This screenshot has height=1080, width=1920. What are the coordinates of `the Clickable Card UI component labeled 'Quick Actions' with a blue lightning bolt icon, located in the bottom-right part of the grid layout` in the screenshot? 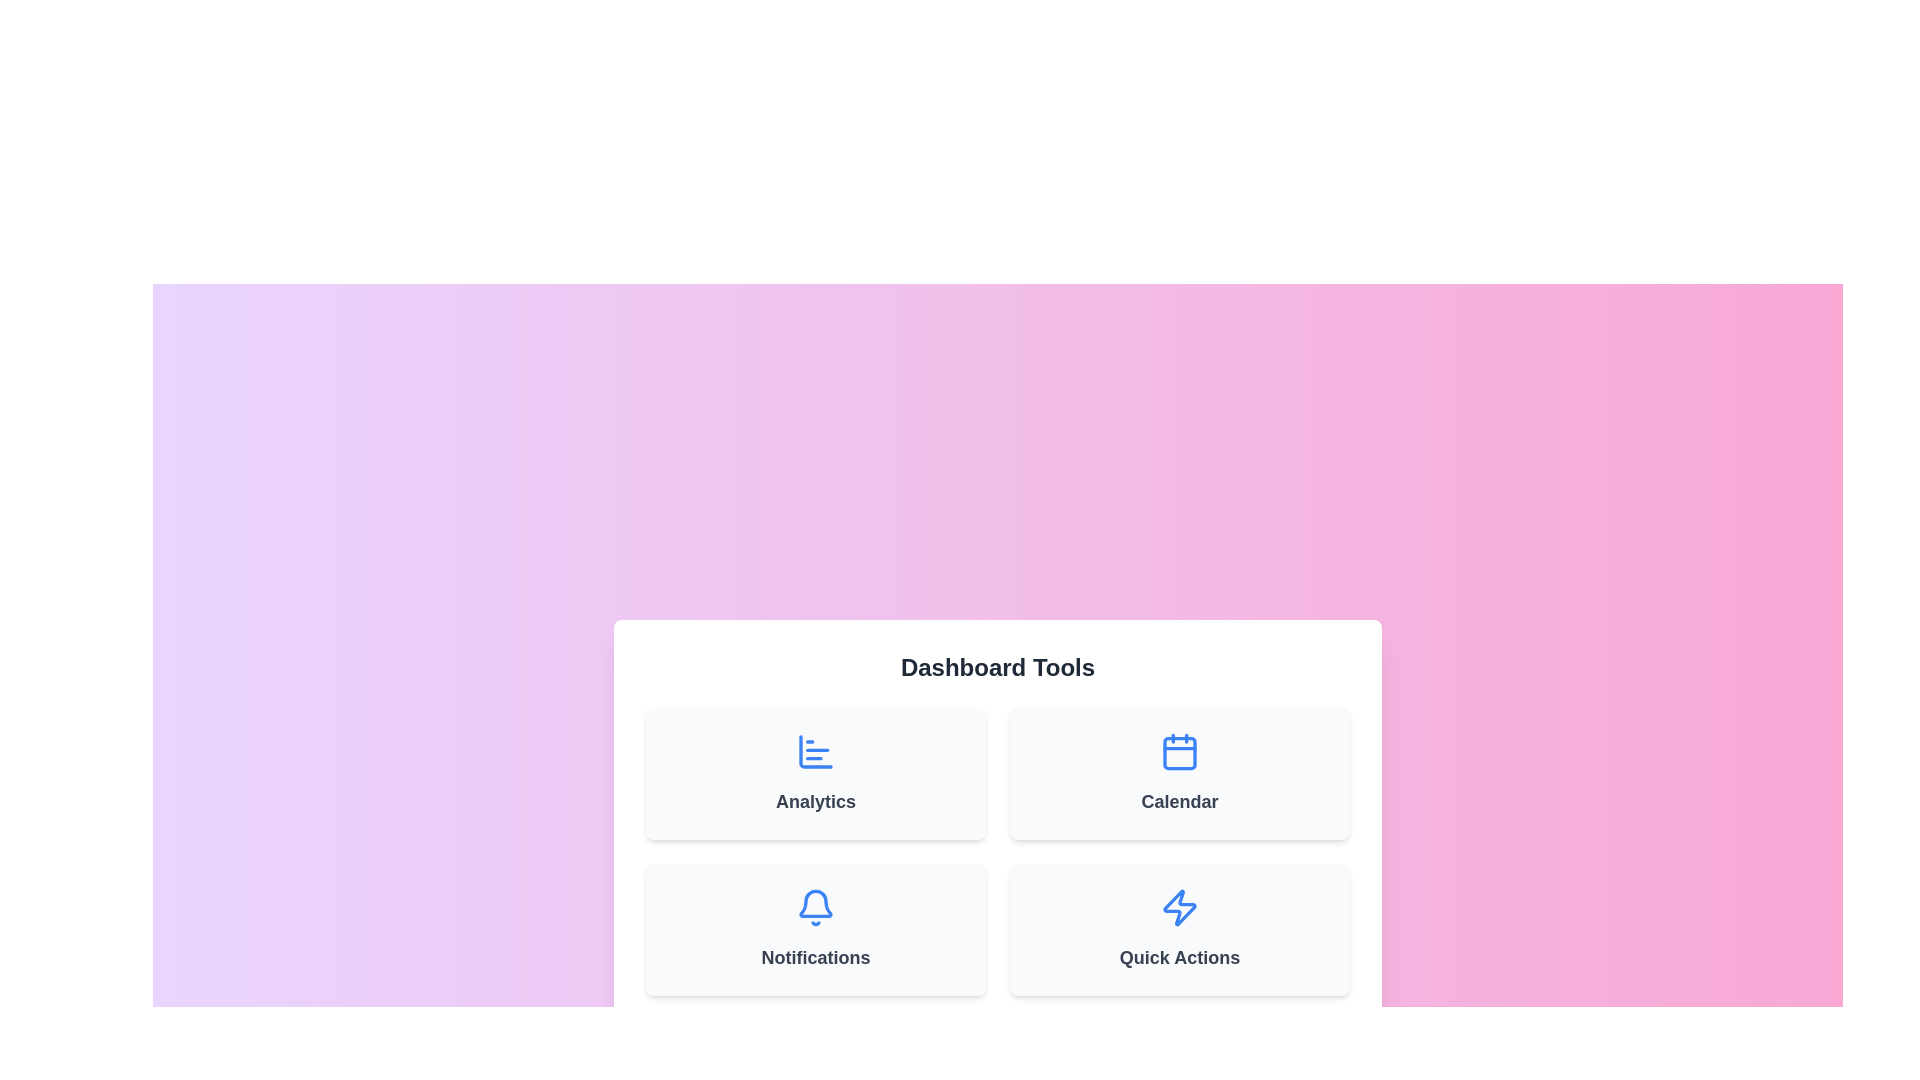 It's located at (1180, 929).